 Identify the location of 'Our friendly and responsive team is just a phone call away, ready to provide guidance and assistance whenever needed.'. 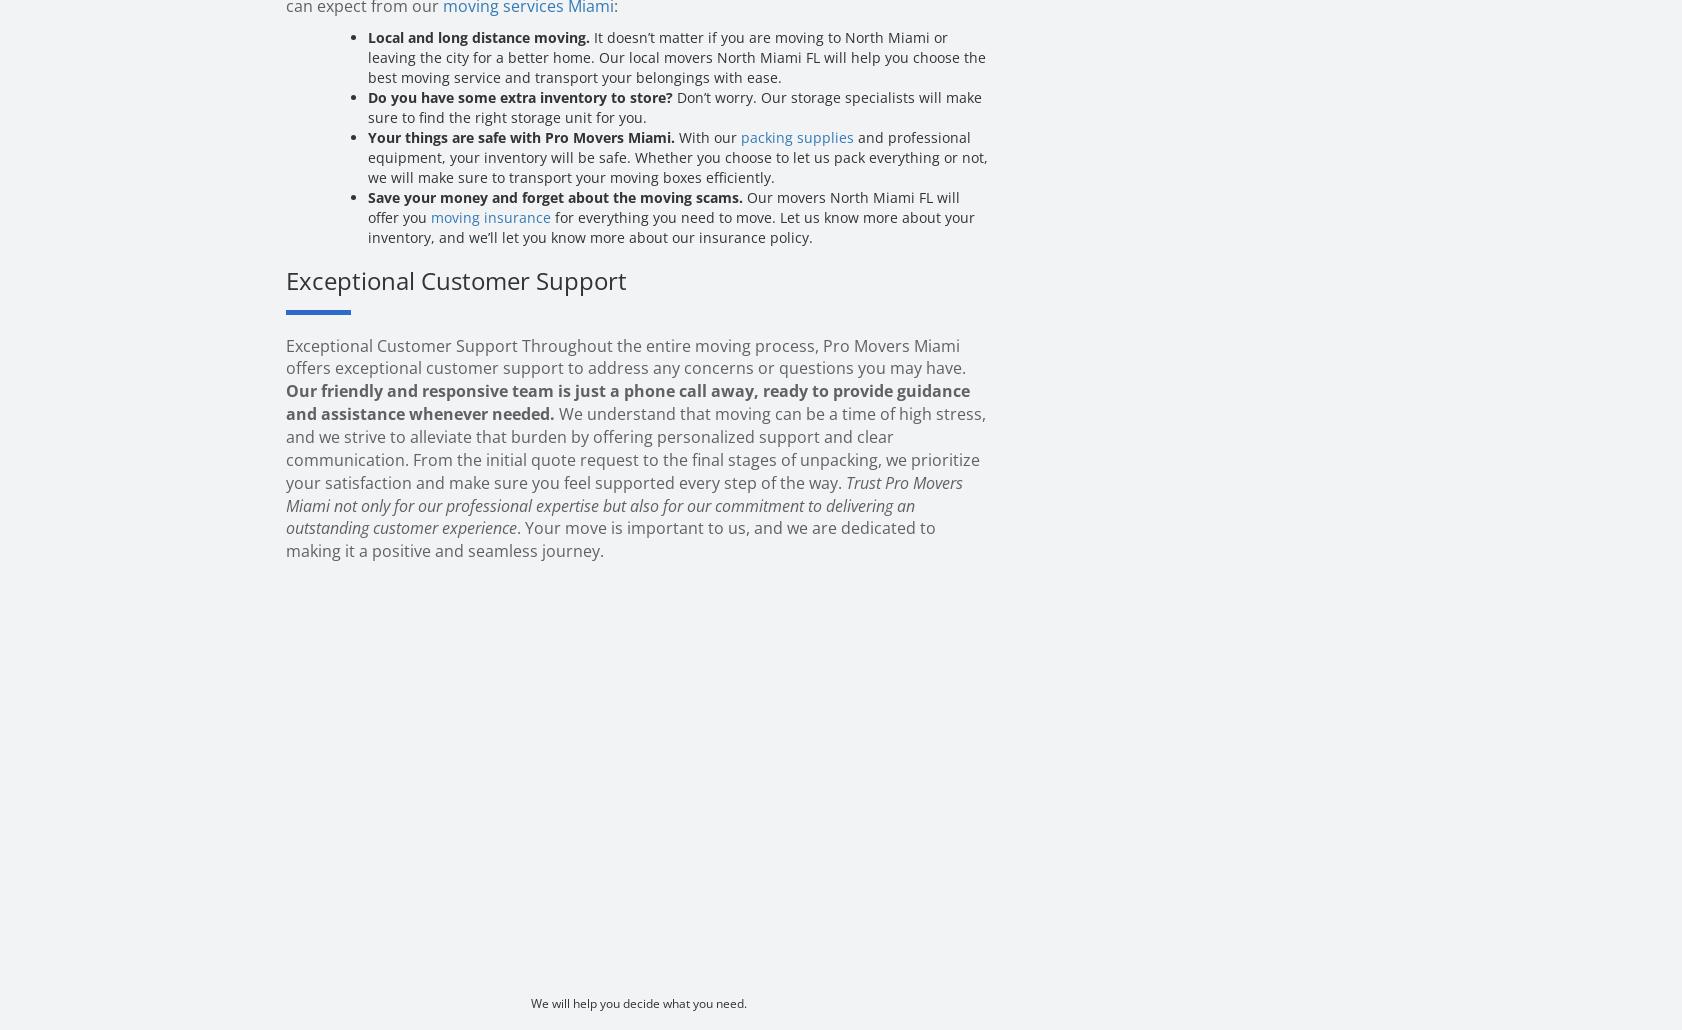
(628, 402).